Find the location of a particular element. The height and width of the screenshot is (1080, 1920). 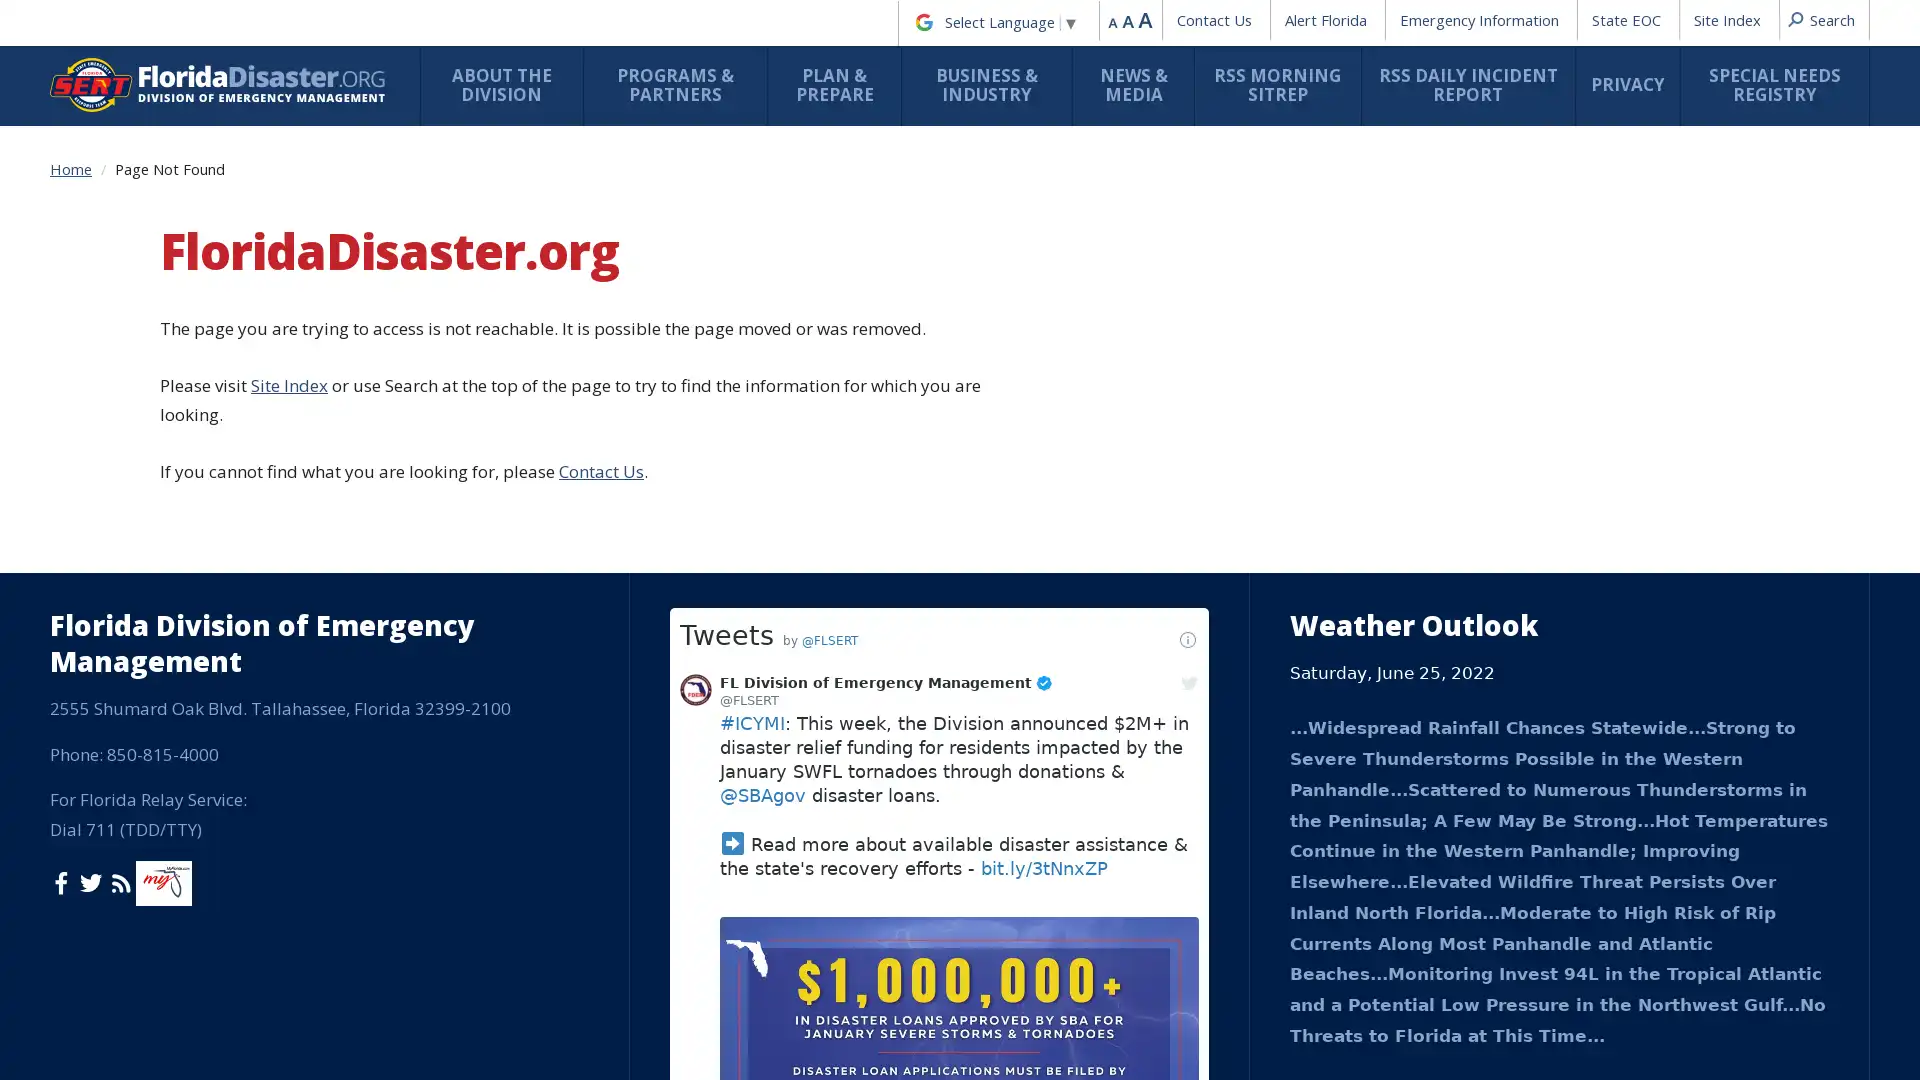

Toggle More is located at coordinates (600, 446).